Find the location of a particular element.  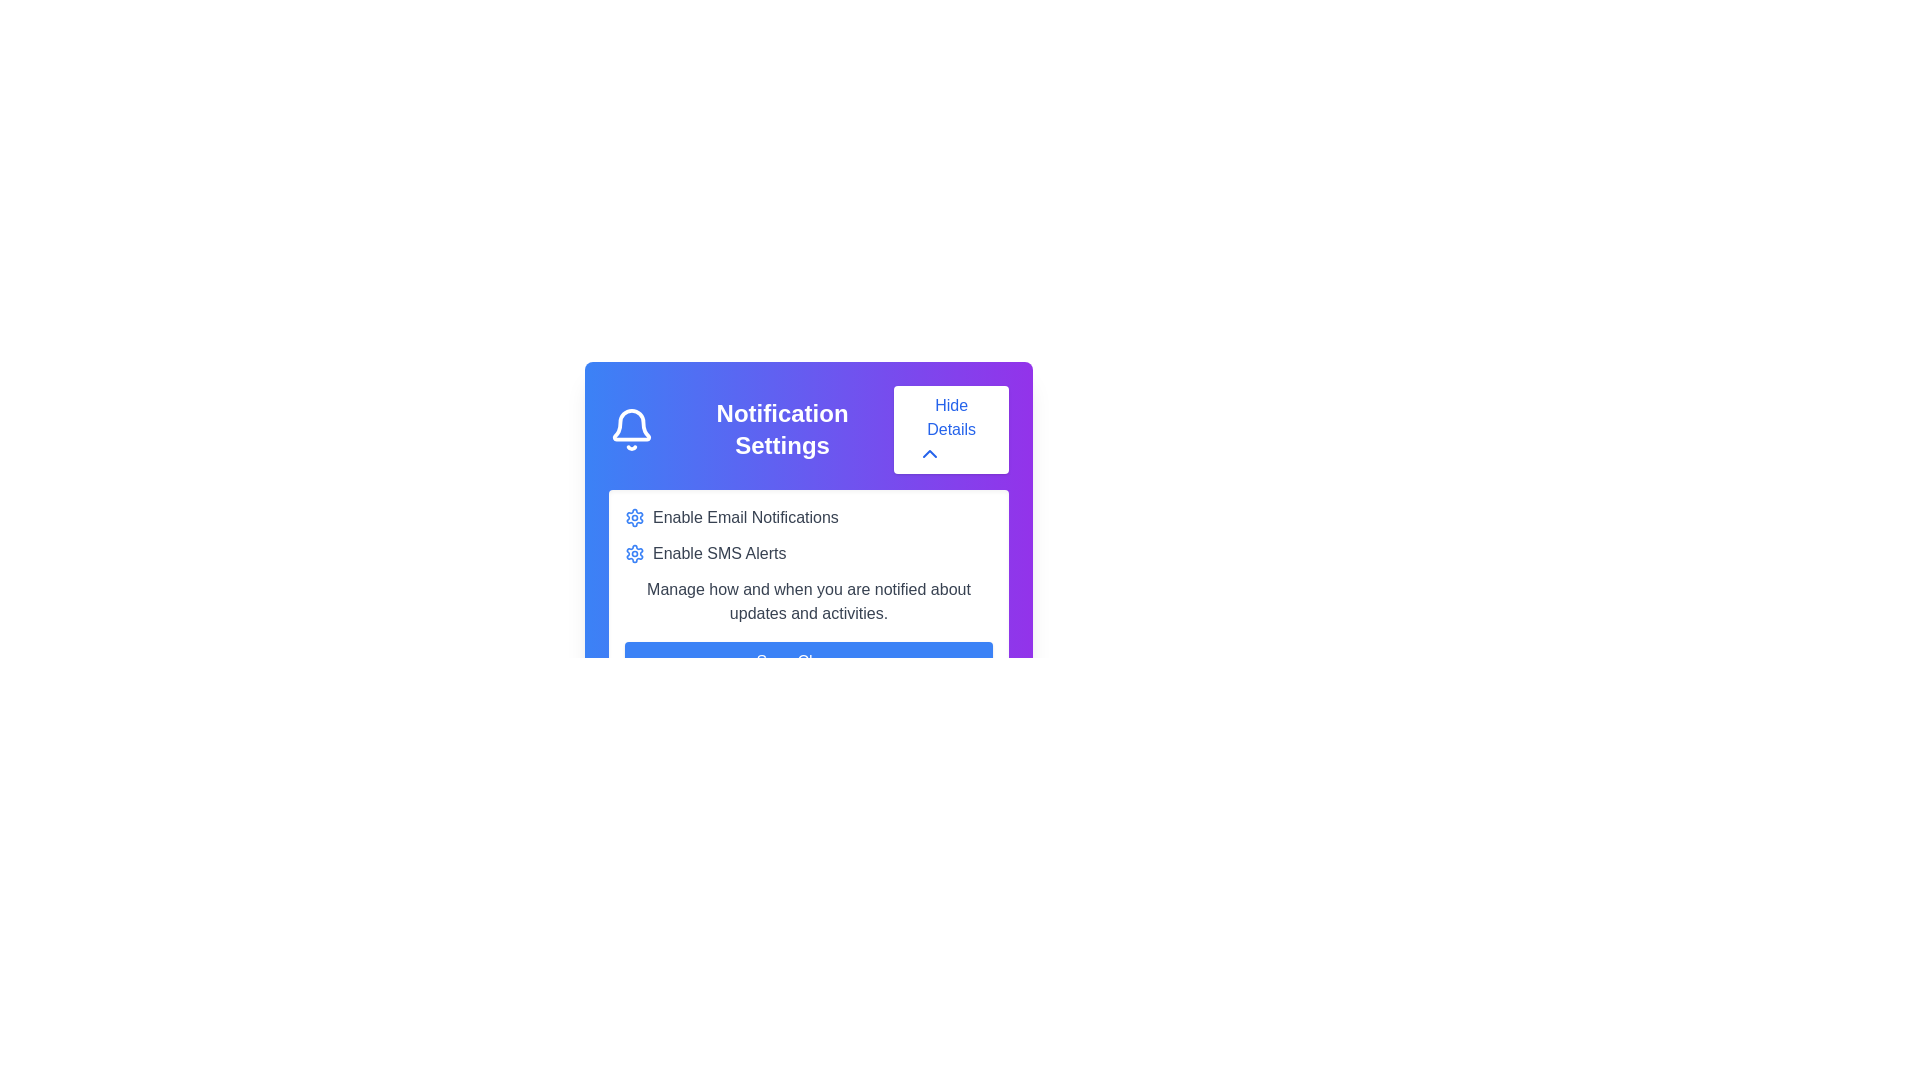

the 'Notification Settings' header is located at coordinates (809, 428).